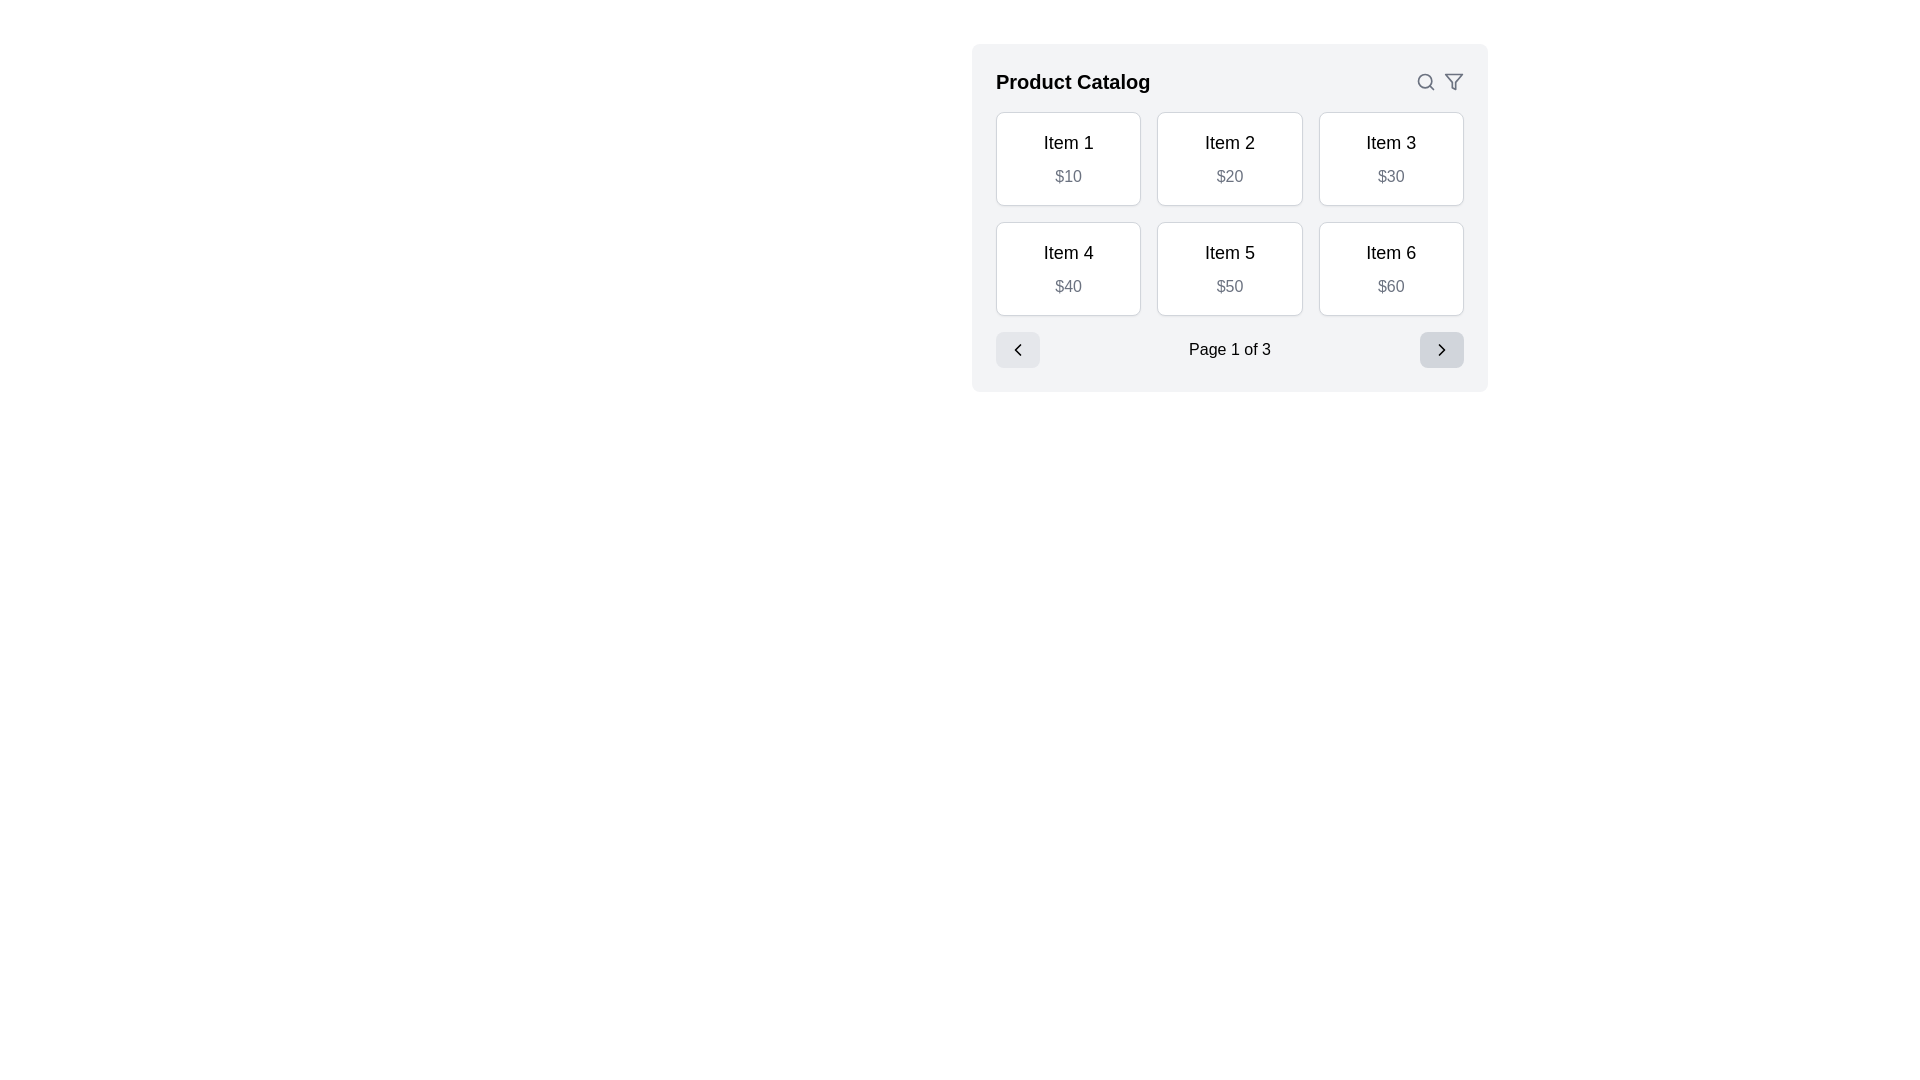  Describe the element at coordinates (1072, 80) in the screenshot. I see `title text at the top left corner of the catalog interface to understand the context about the items and pricing displayed below` at that location.